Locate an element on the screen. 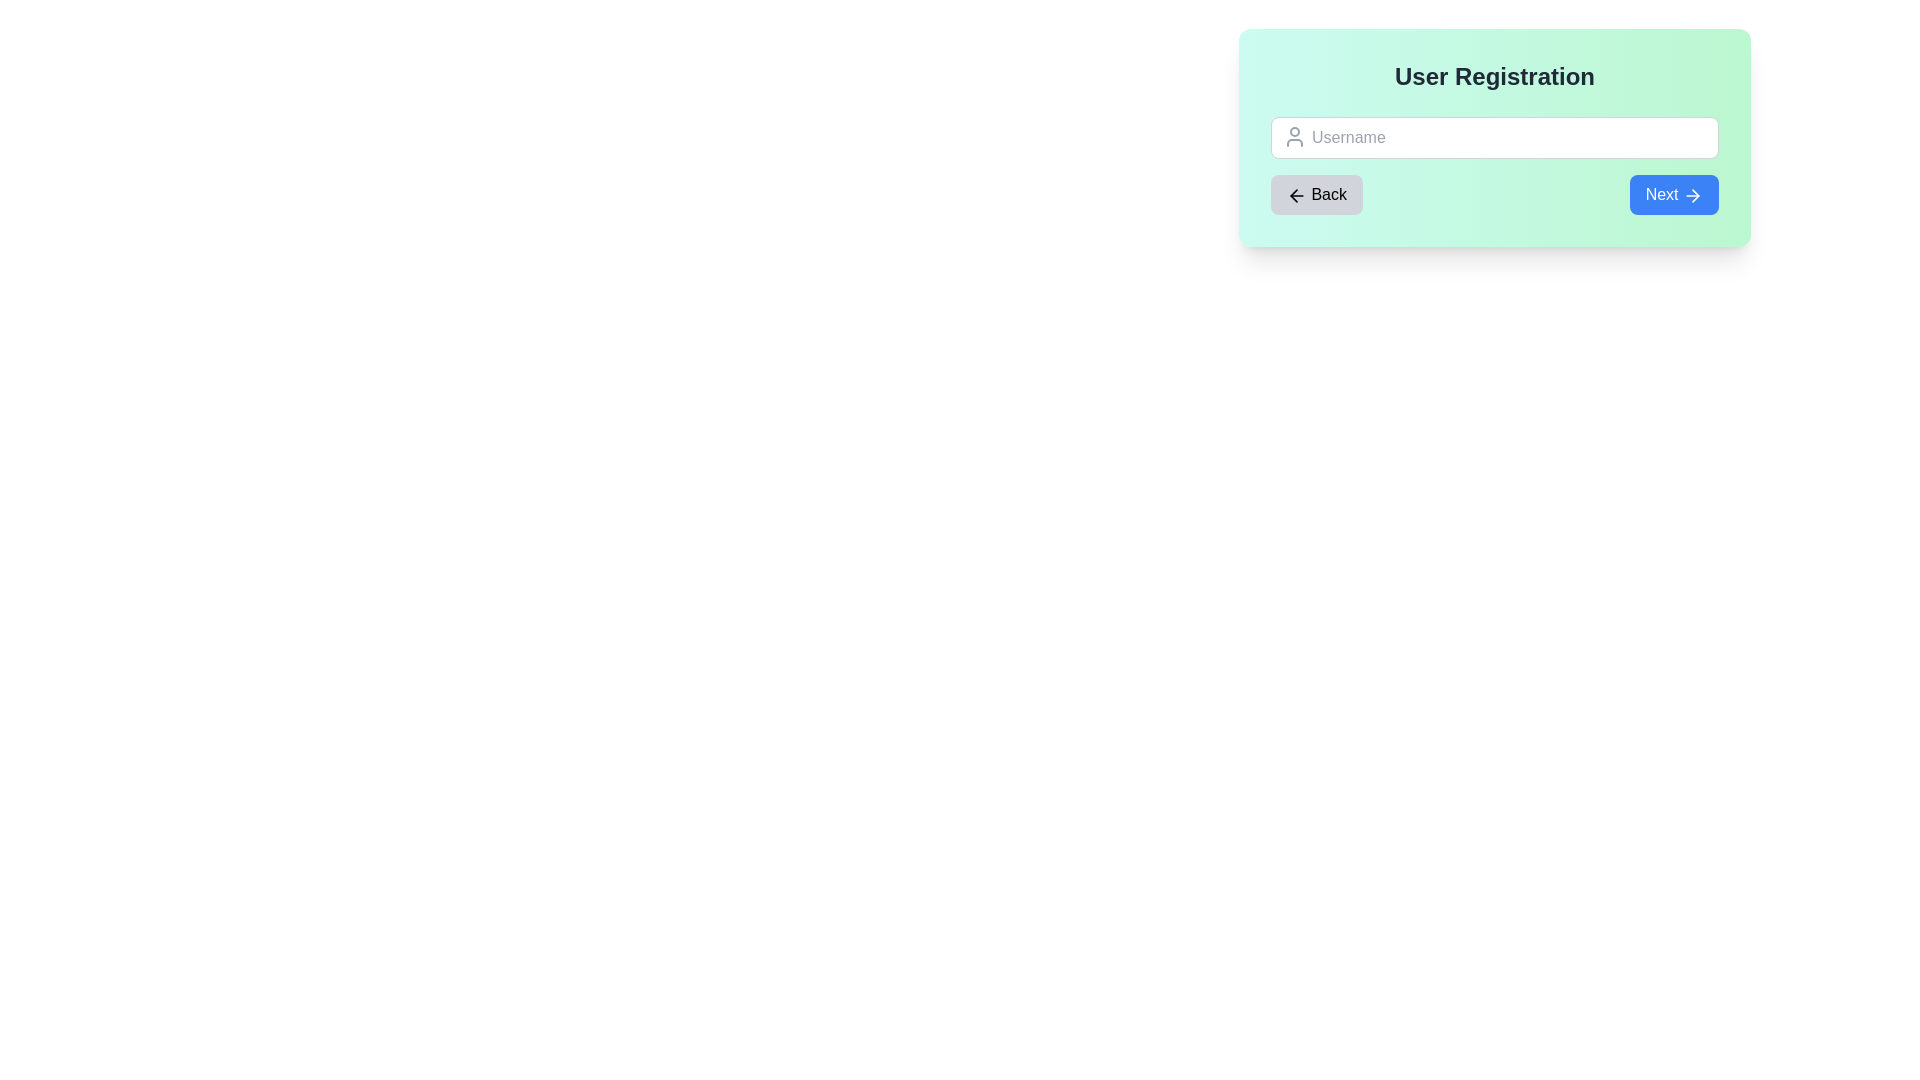  the user icon element, which is a gray SVG graphic representing a circular head on a semi-circular body, located at the far left of a text input field with rounded corners is located at coordinates (1295, 136).